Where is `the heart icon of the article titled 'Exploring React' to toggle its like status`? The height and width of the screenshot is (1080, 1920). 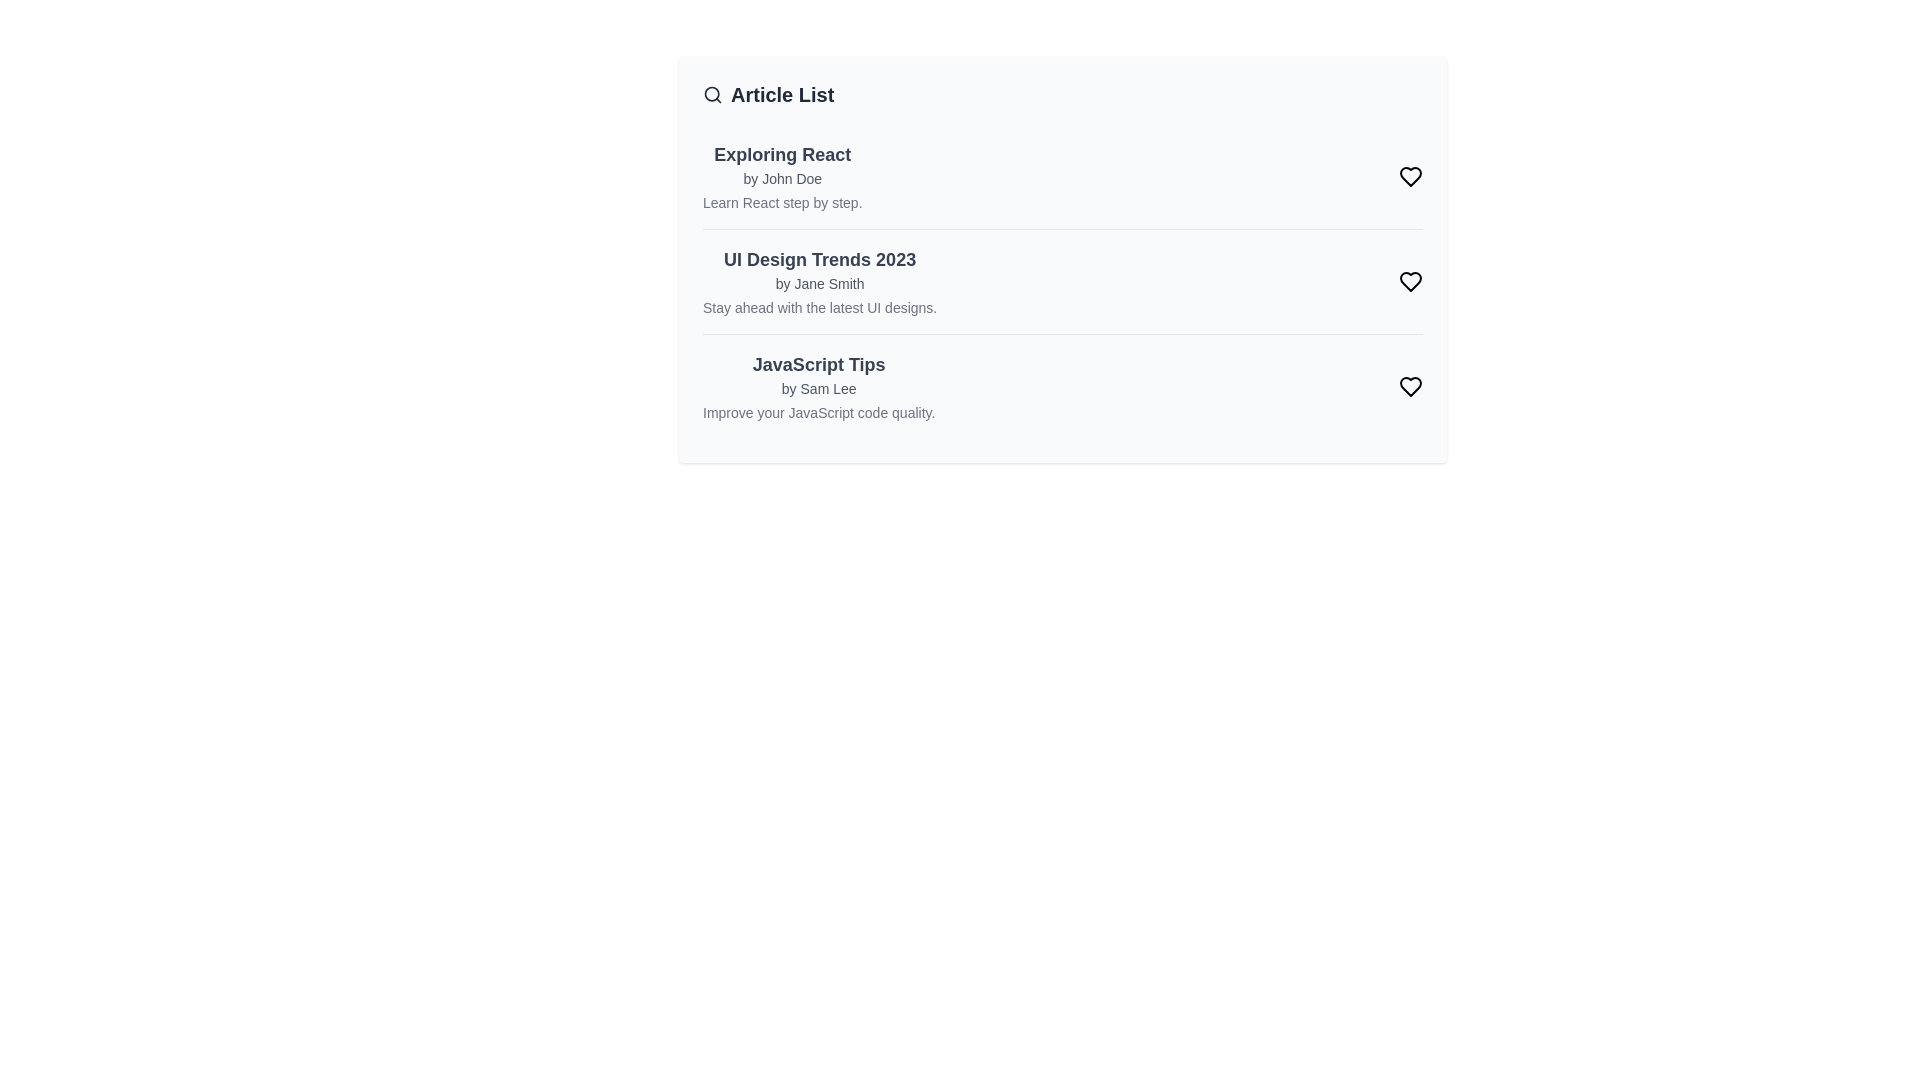
the heart icon of the article titled 'Exploring React' to toggle its like status is located at coordinates (1410, 176).